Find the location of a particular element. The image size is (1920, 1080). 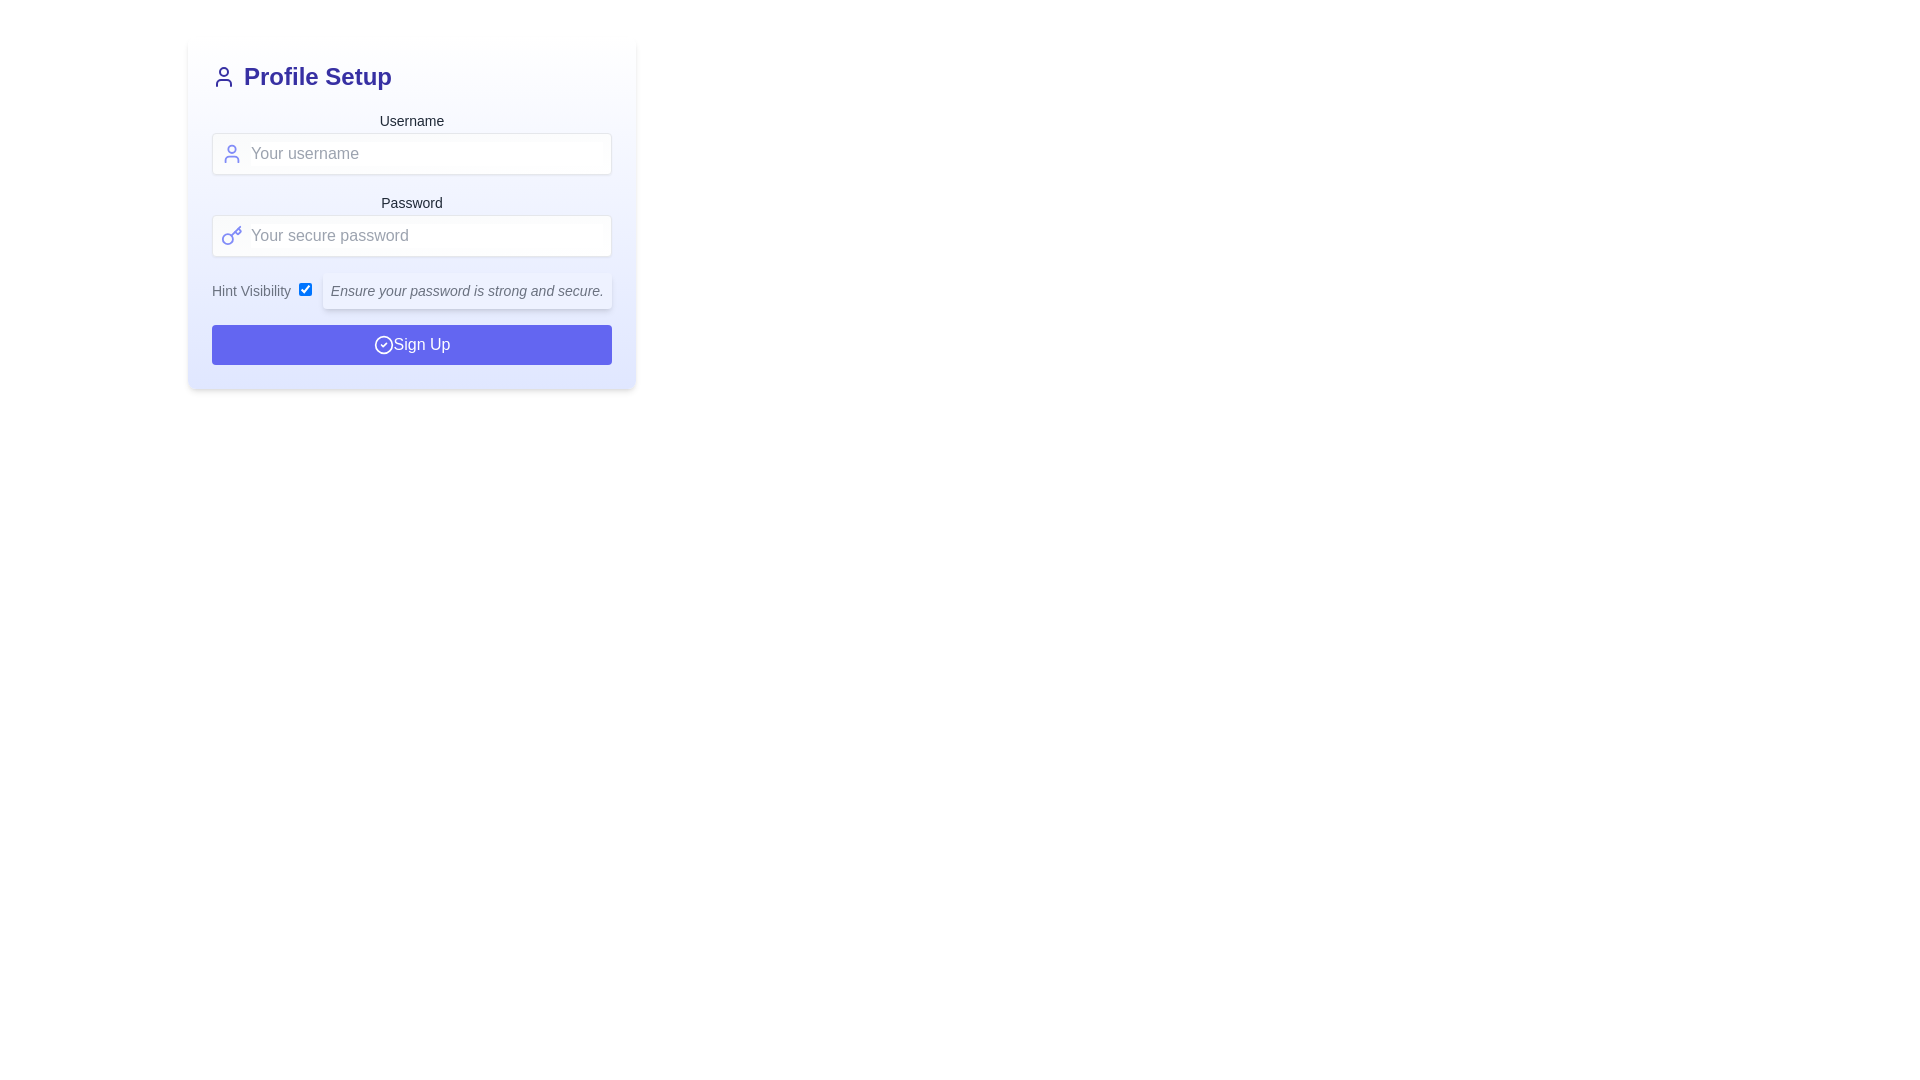

the decorative SVG circle element associated with the 'Sign Up' button located in the lower section of the form is located at coordinates (383, 343).